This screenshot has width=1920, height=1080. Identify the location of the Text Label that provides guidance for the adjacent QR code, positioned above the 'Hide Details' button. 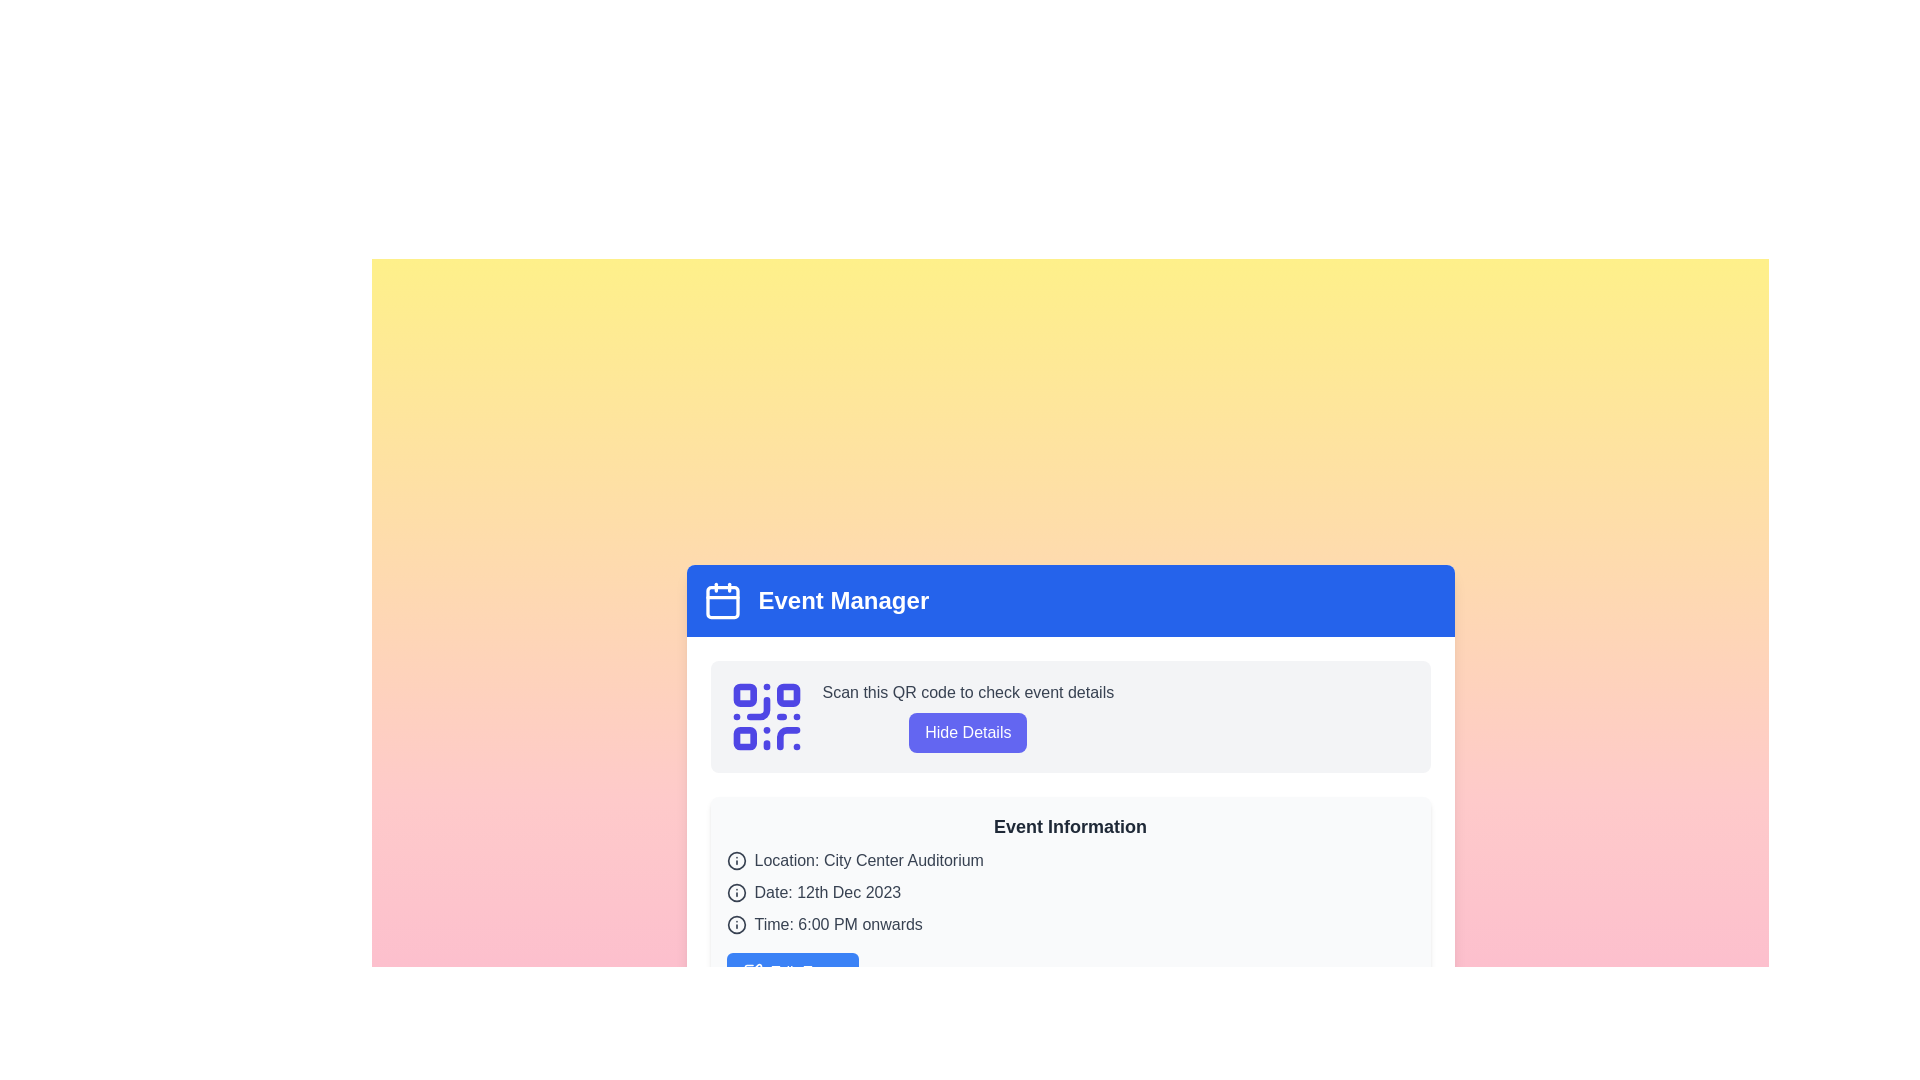
(968, 692).